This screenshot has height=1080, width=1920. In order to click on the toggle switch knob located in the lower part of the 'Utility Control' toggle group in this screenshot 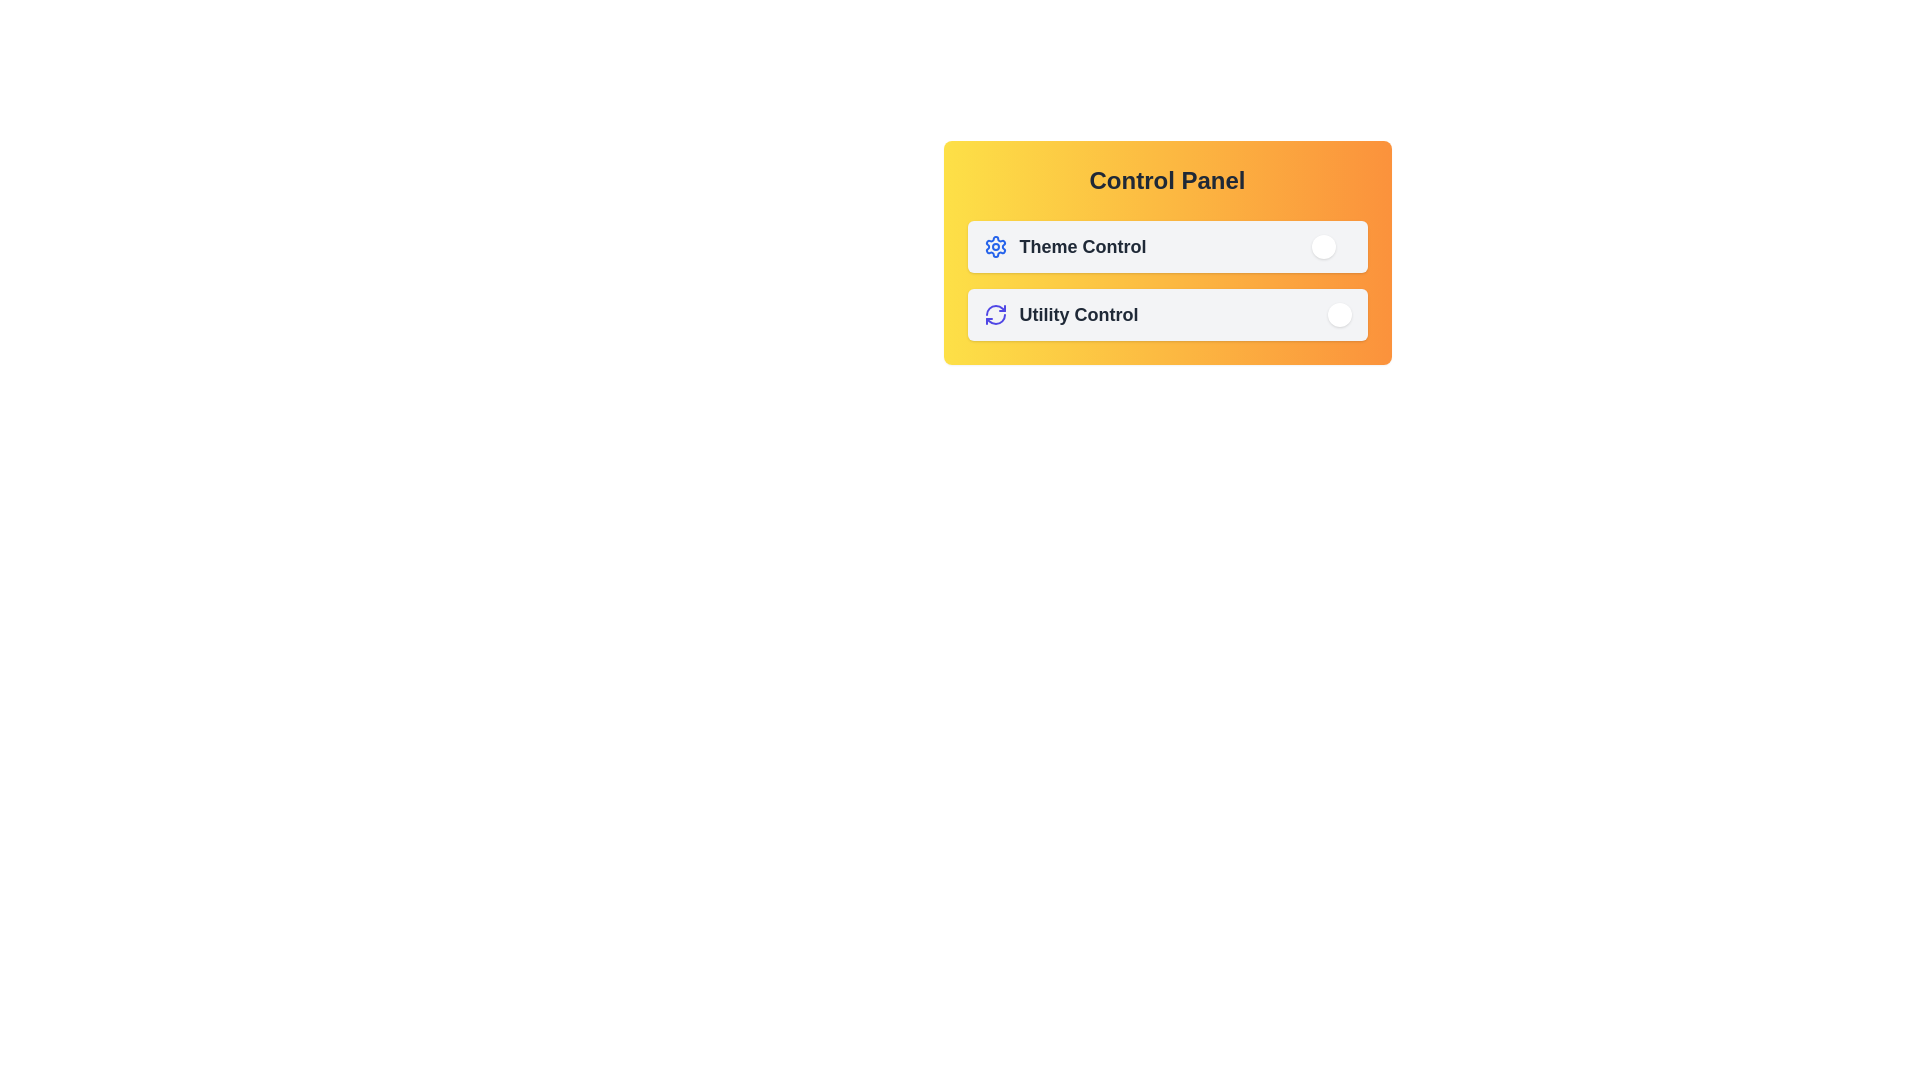, I will do `click(1339, 315)`.